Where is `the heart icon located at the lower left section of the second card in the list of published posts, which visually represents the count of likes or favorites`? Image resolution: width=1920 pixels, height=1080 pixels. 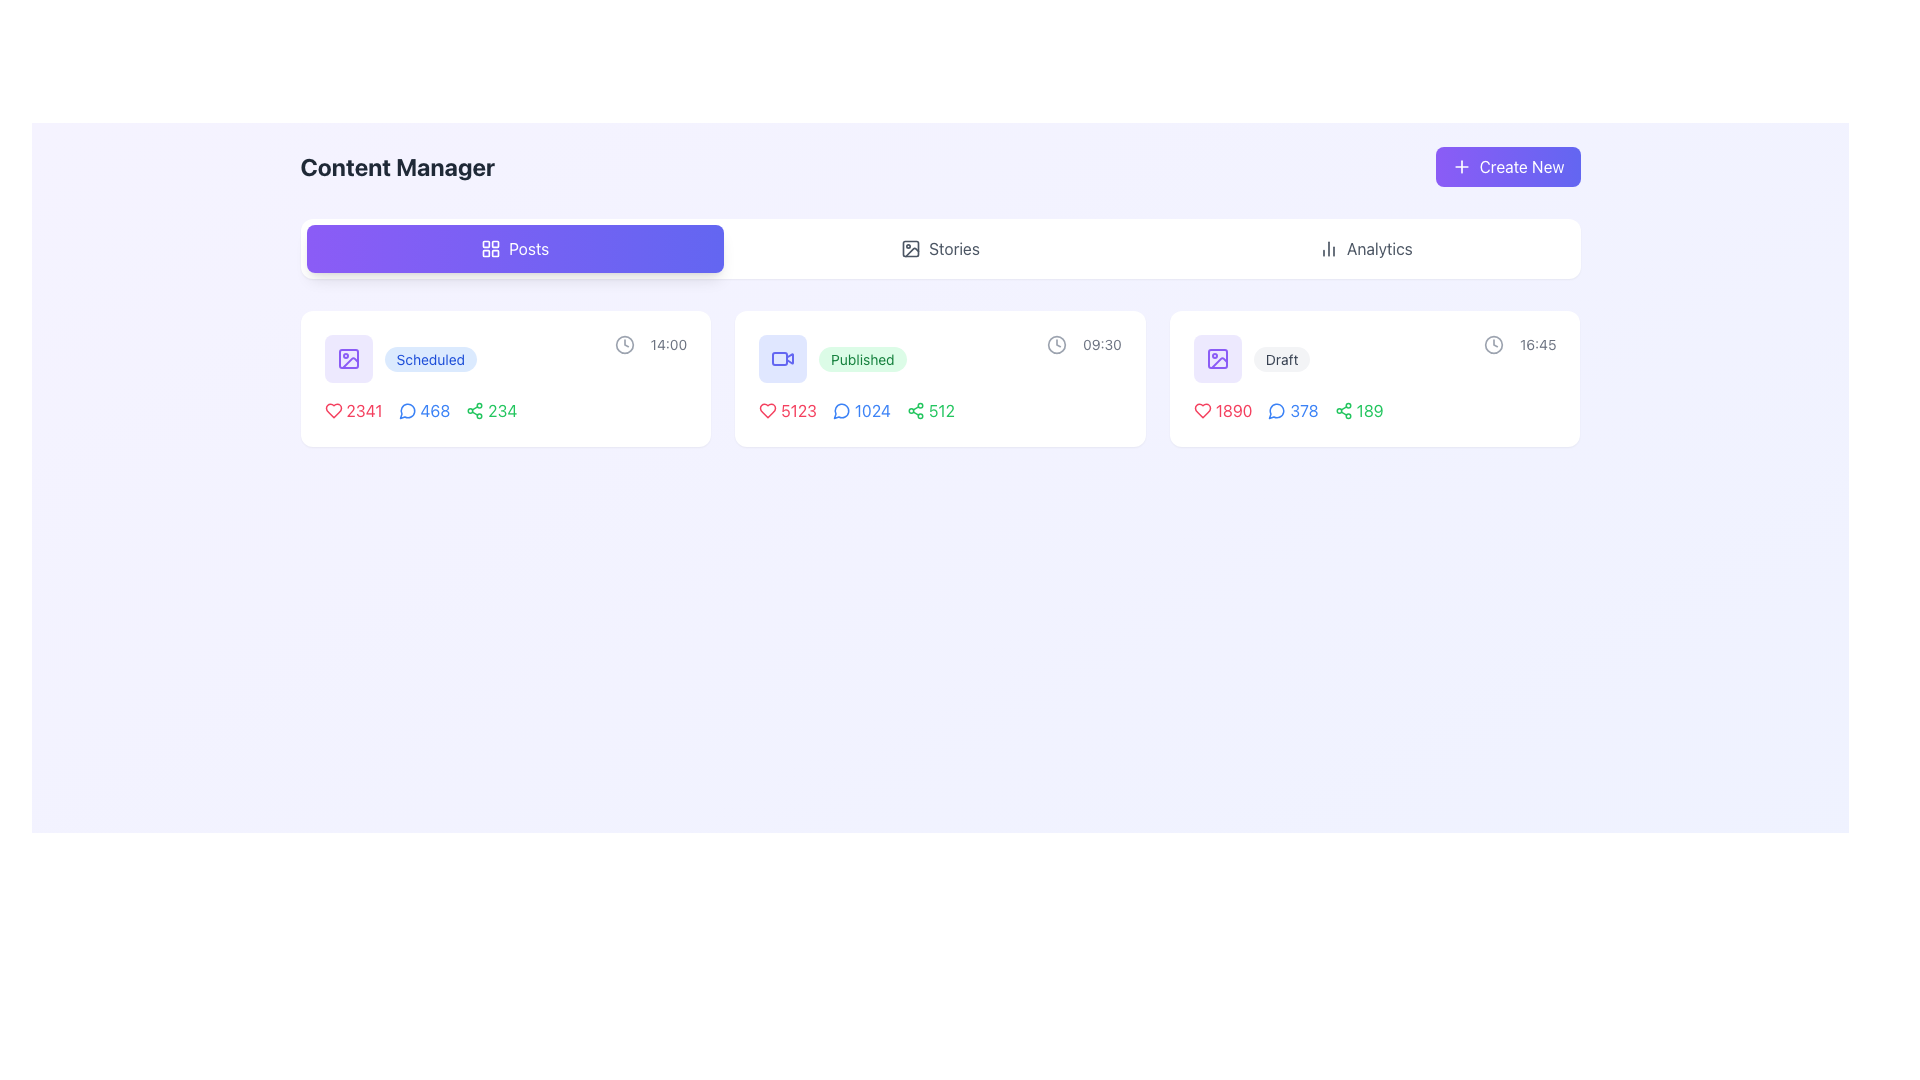 the heart icon located at the lower left section of the second card in the list of published posts, which visually represents the count of likes or favorites is located at coordinates (767, 410).